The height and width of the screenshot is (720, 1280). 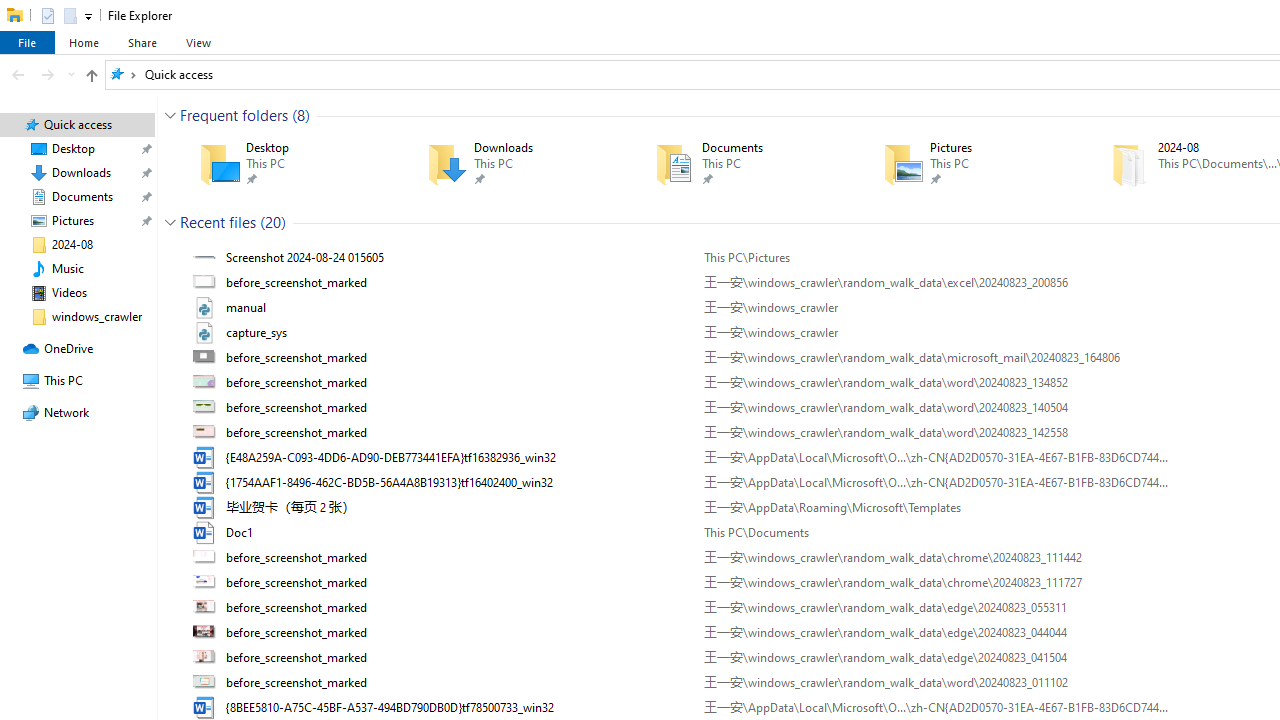 I want to click on 'Properties', so click(x=48, y=15).